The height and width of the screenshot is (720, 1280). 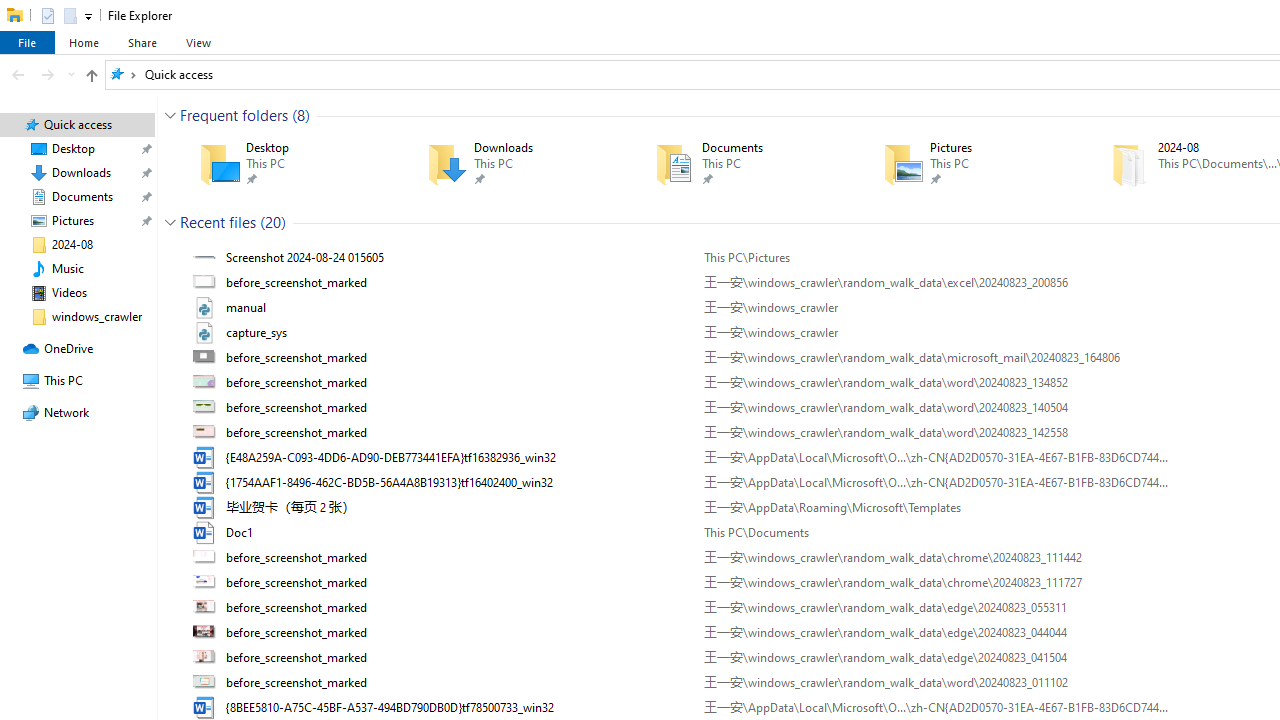 I want to click on 'Properties', so click(x=48, y=15).